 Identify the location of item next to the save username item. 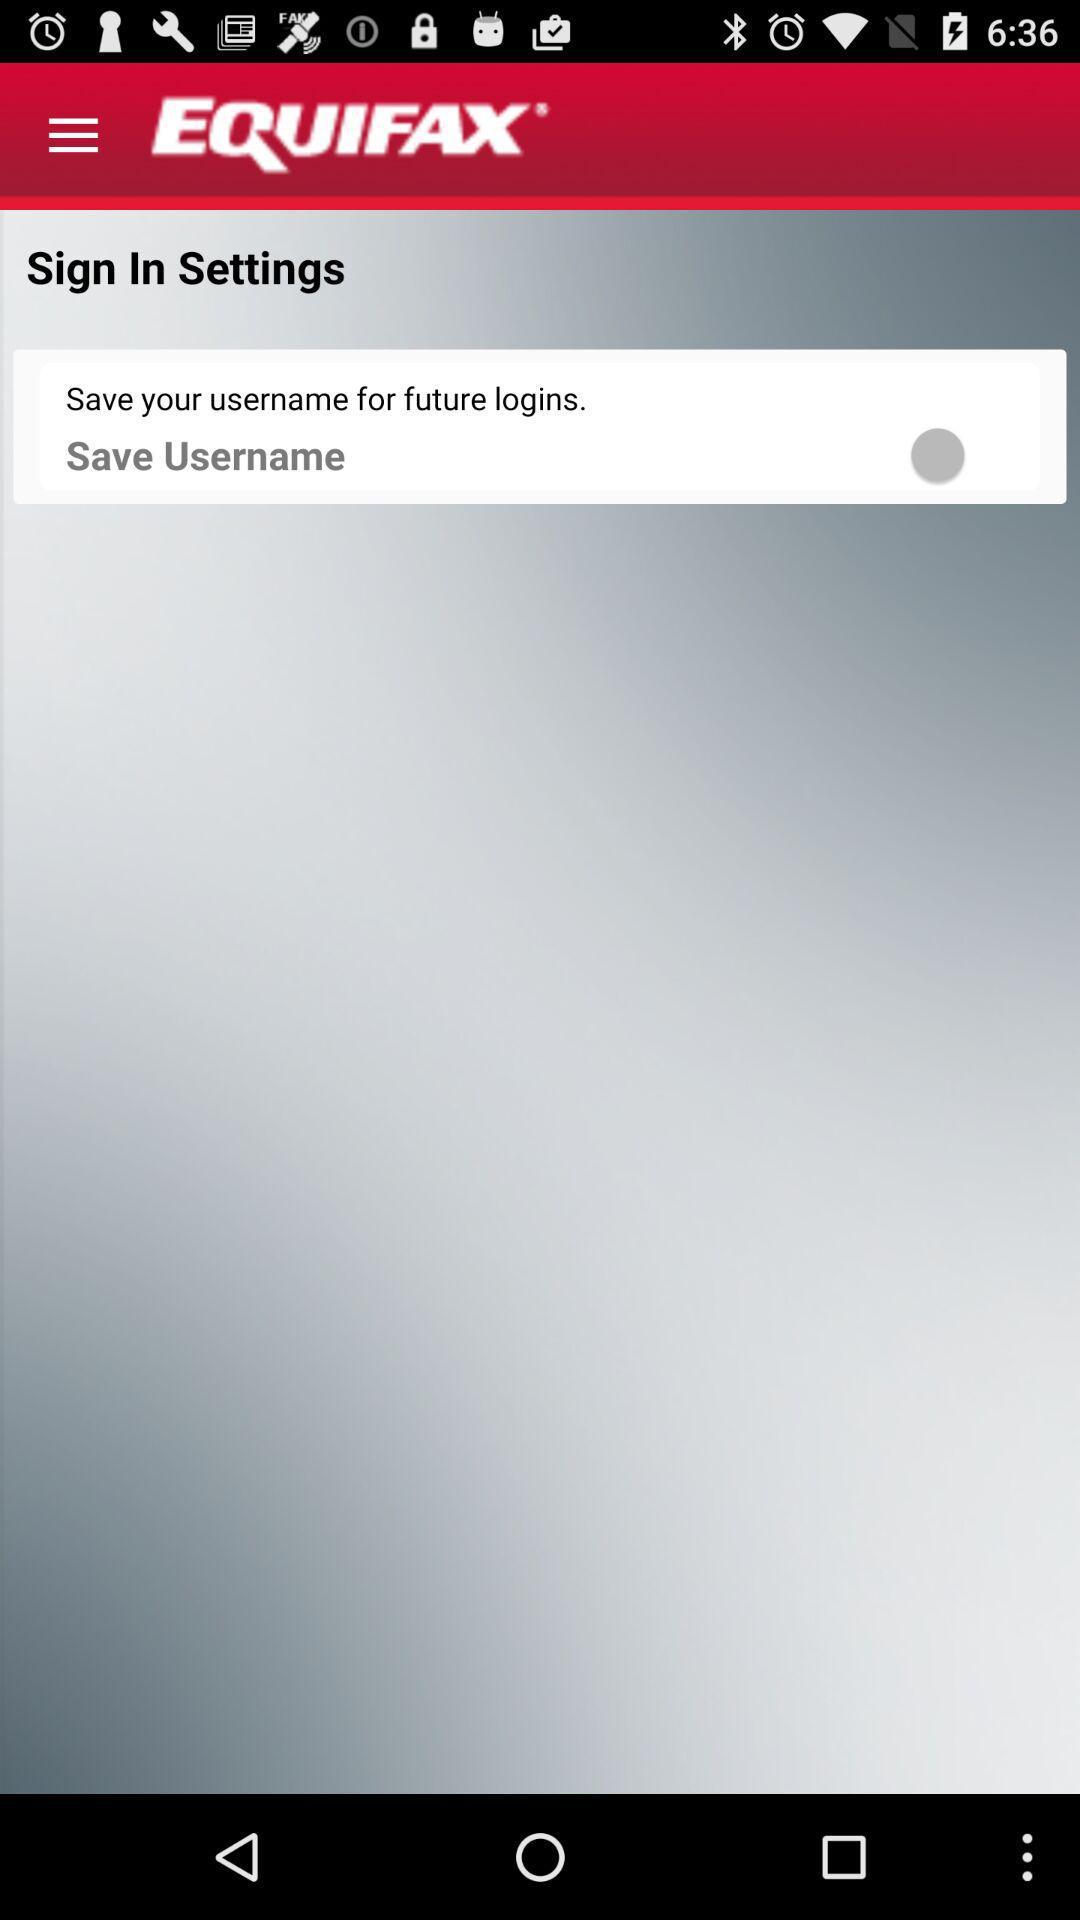
(963, 453).